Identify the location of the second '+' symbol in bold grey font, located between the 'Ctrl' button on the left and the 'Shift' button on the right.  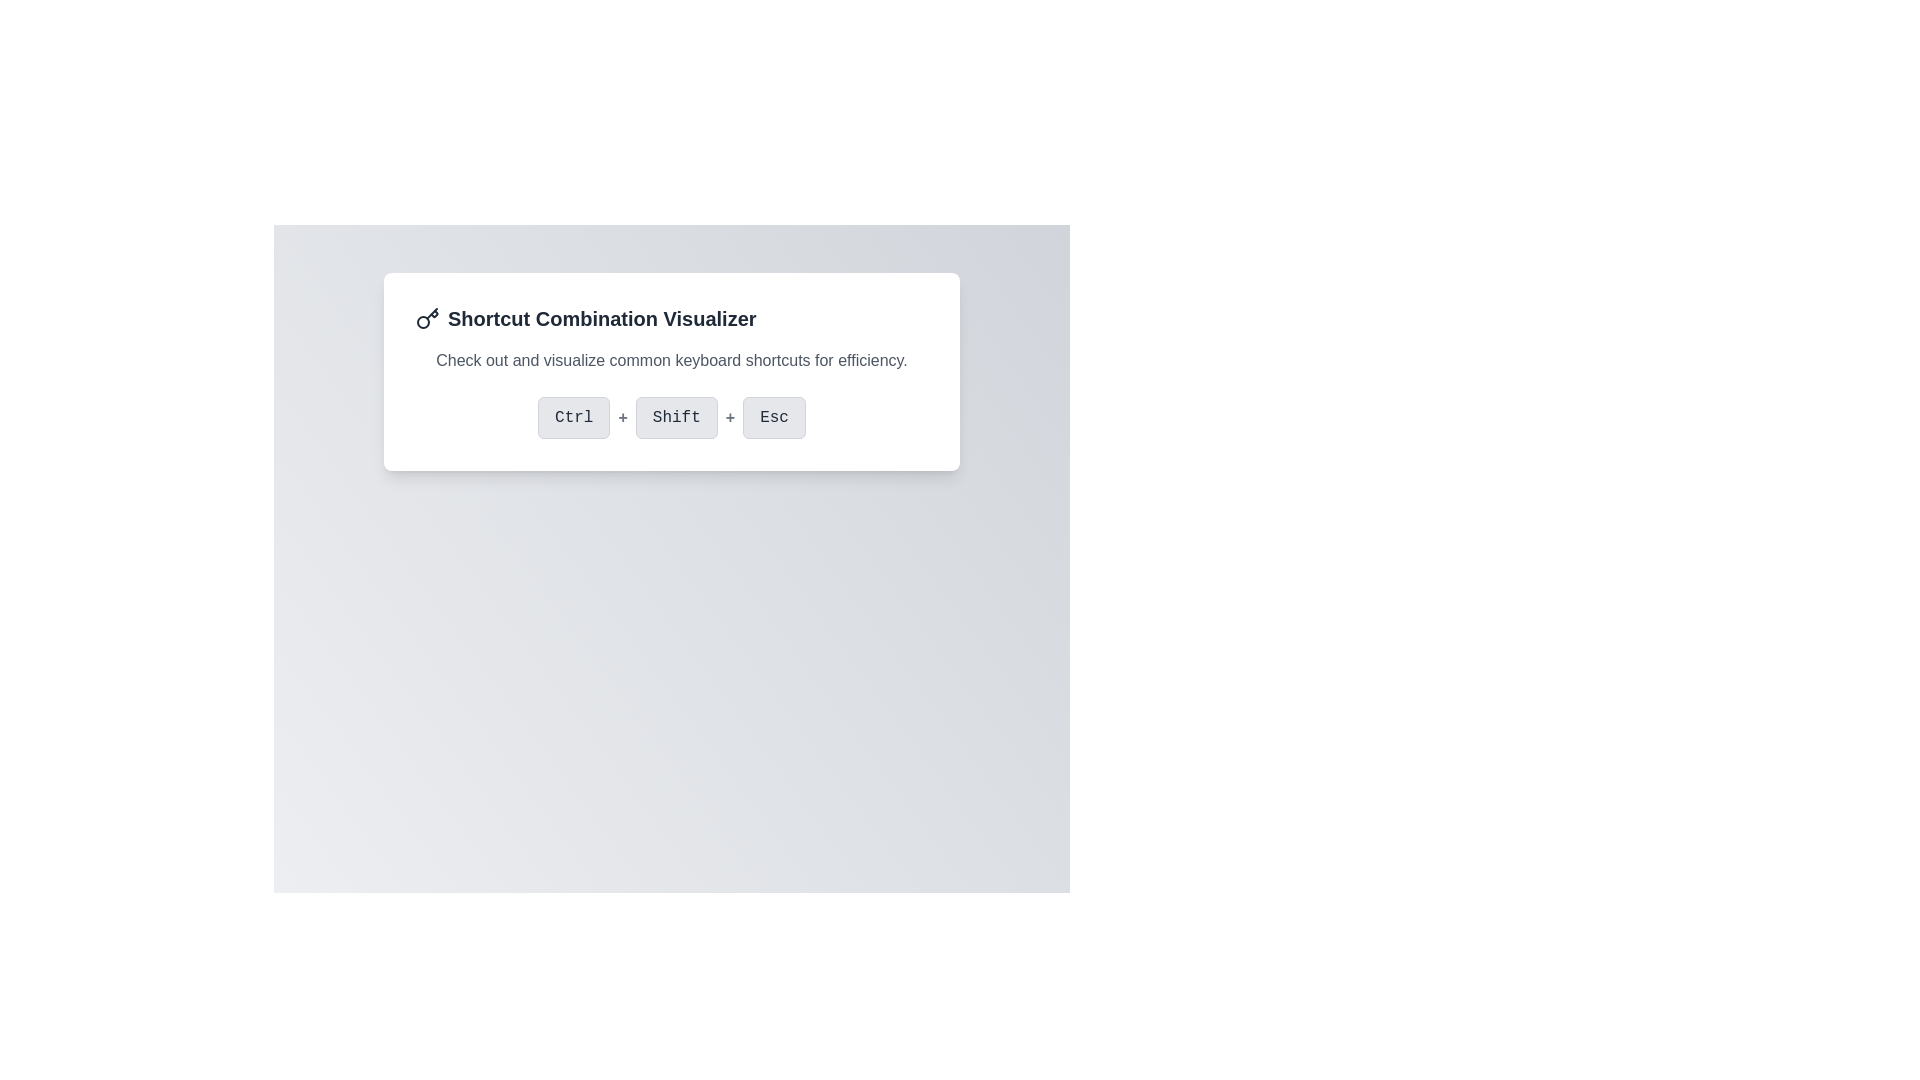
(622, 416).